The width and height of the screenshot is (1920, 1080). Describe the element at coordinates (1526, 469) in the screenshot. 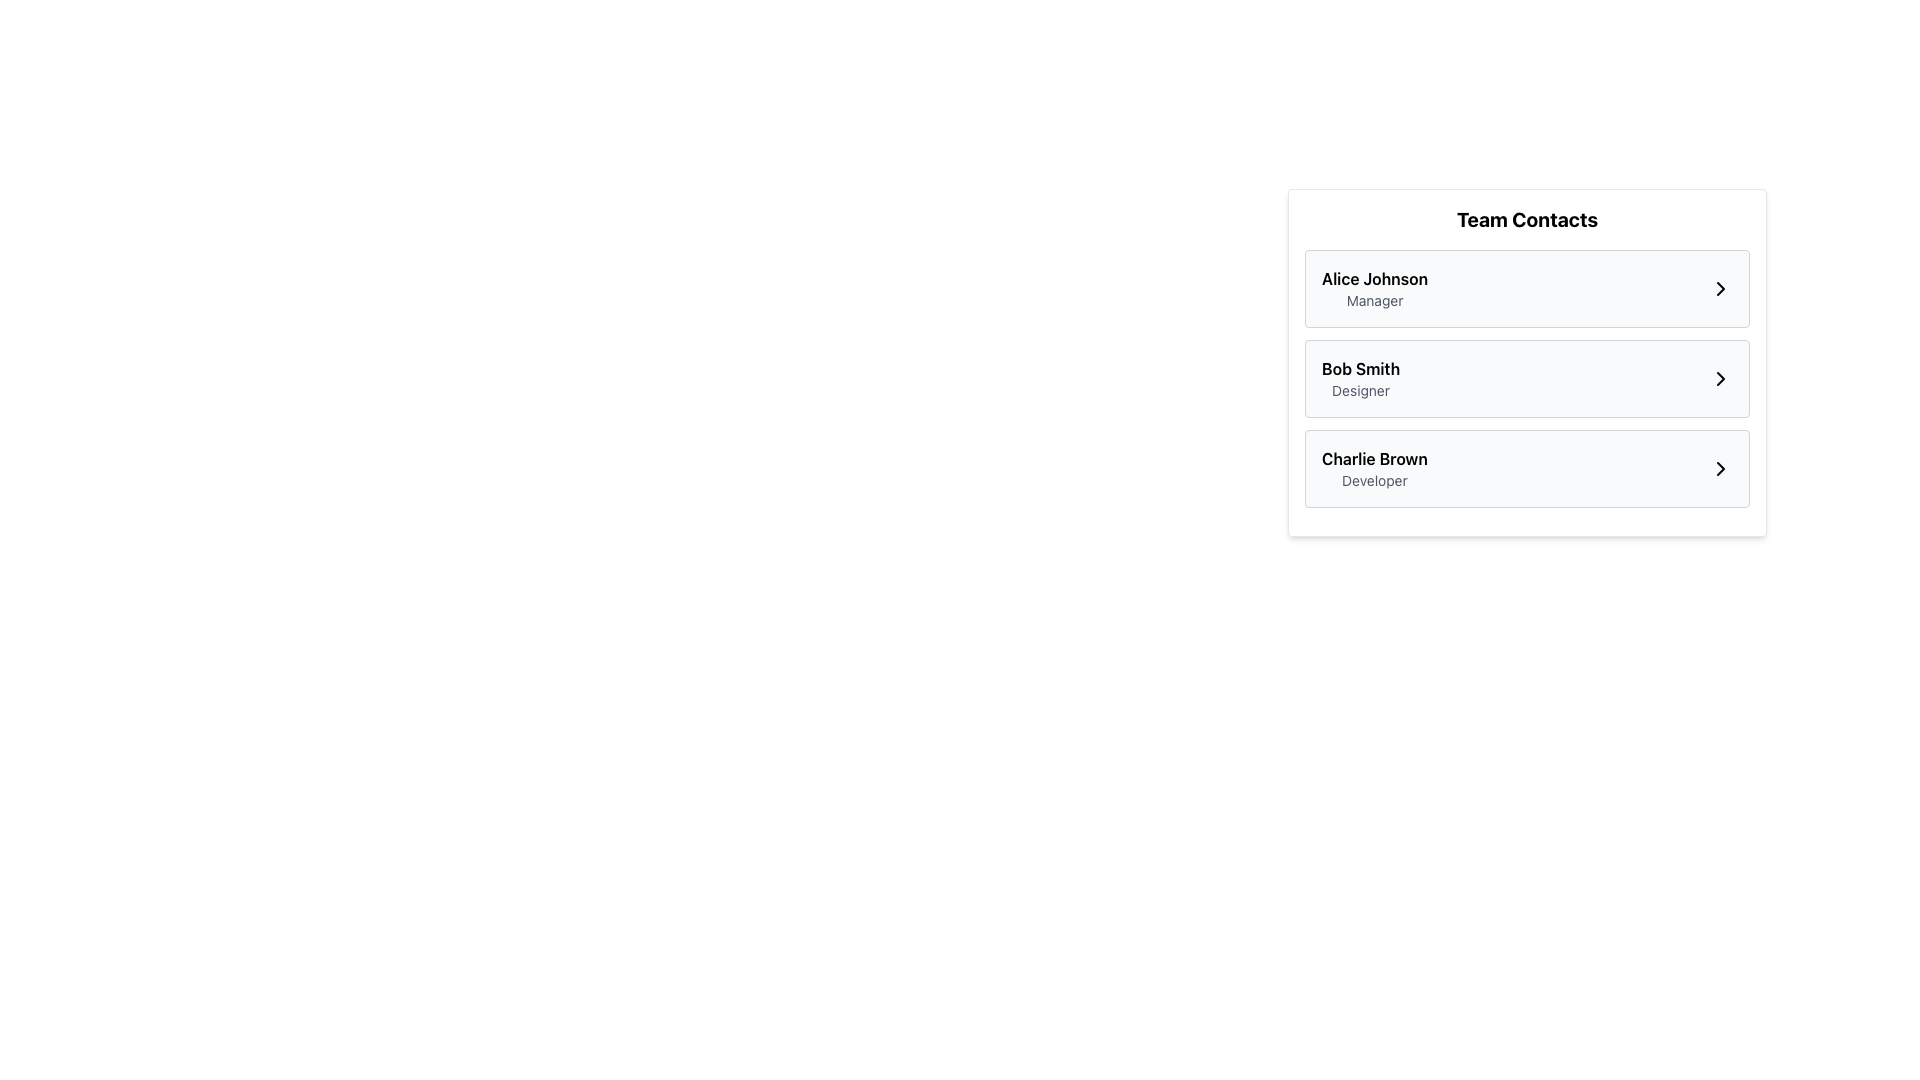

I see `the contact list item for 'Charlie Brown'` at that location.